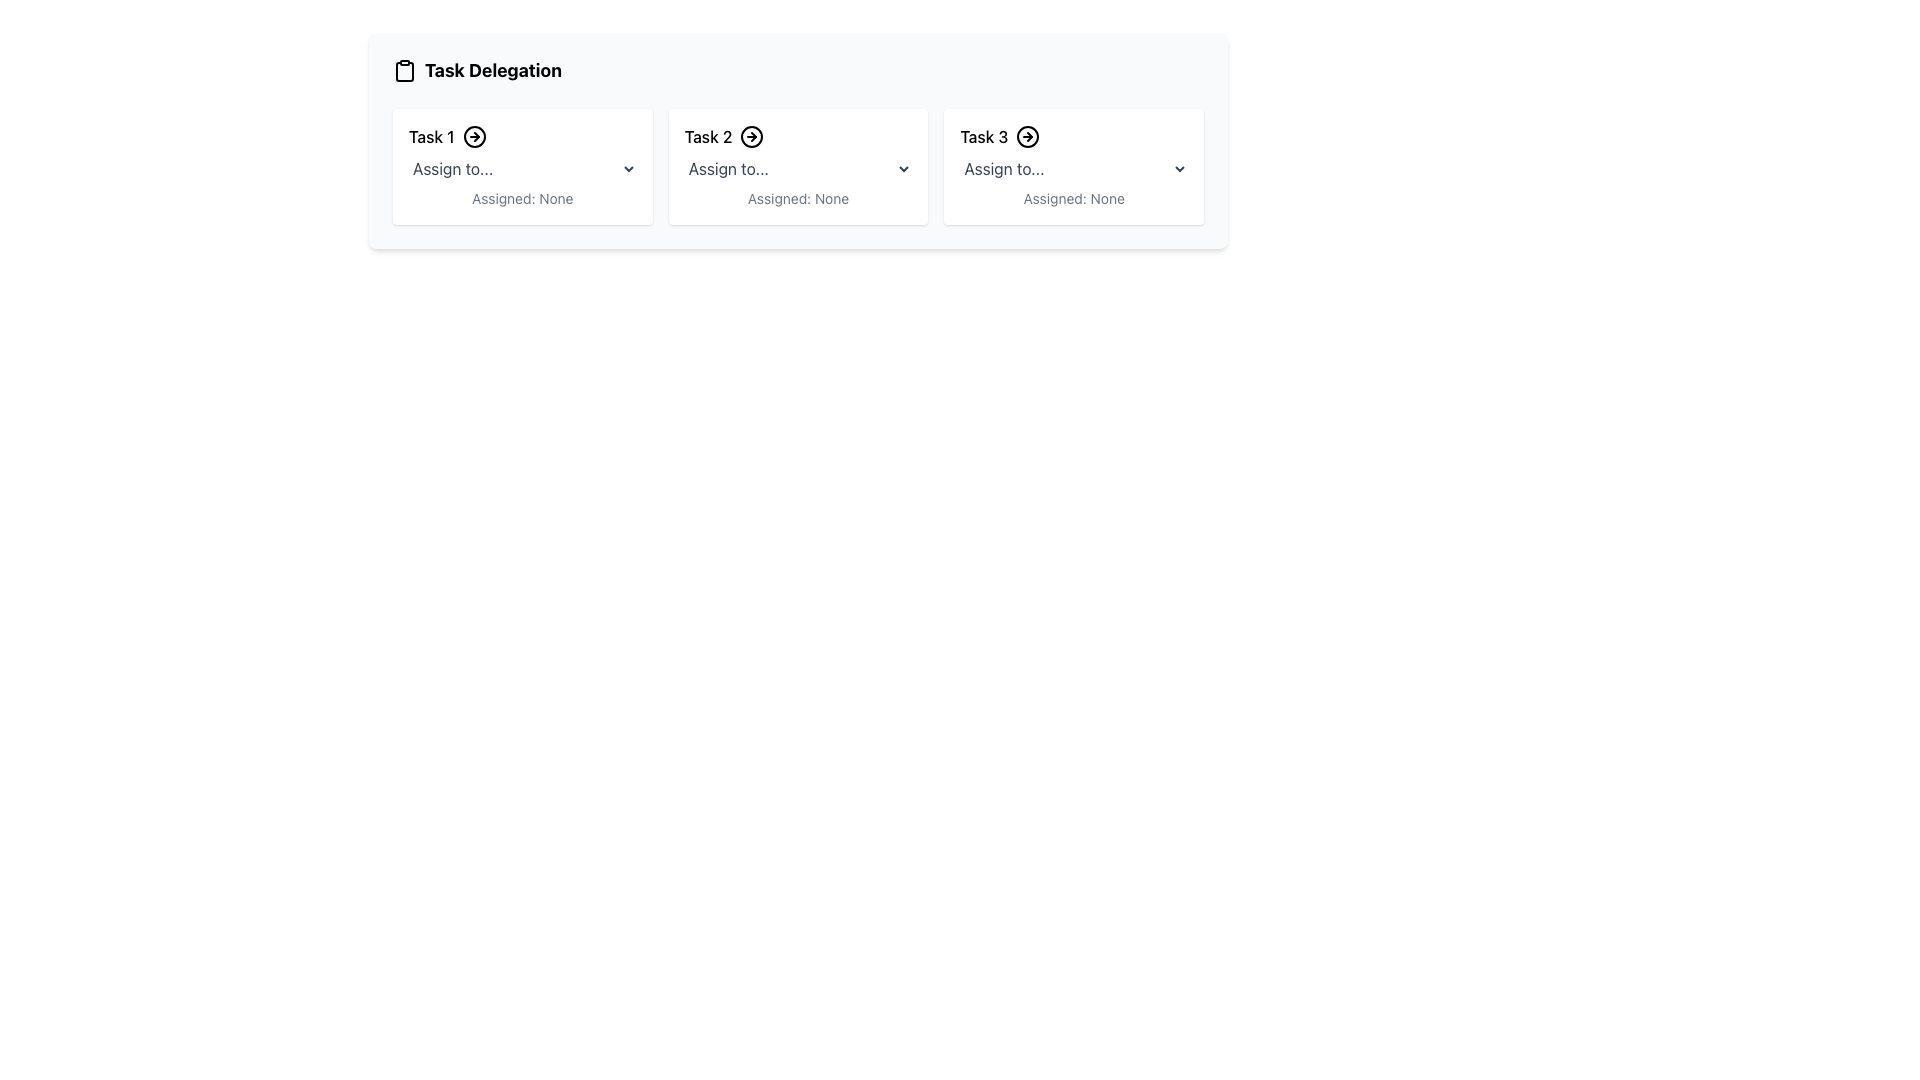 Image resolution: width=1920 pixels, height=1080 pixels. What do you see at coordinates (522, 199) in the screenshot?
I see `the Text Label displaying the current assignment status ('None') of 'Task 1', located at the bottom of the card, directly underneath the dropdown menu` at bounding box center [522, 199].